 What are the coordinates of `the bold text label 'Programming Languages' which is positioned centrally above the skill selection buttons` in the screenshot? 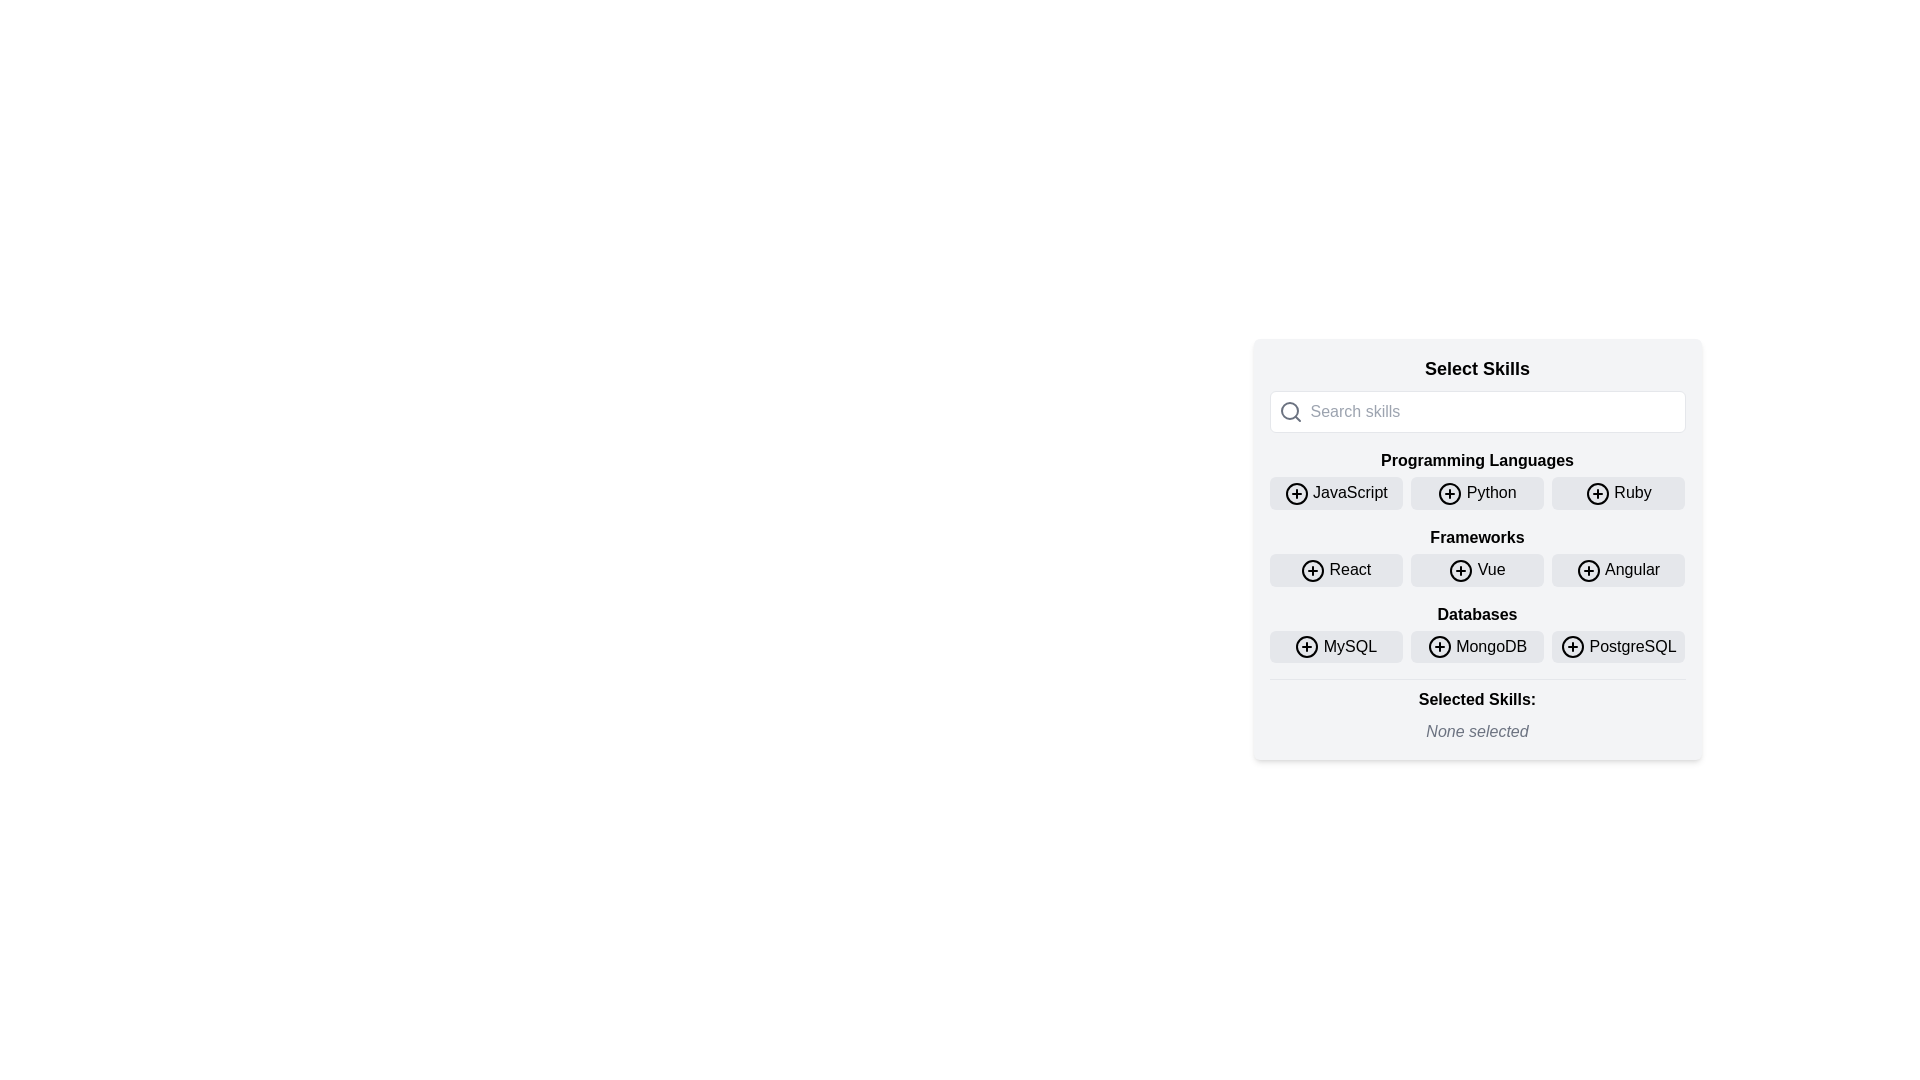 It's located at (1477, 461).